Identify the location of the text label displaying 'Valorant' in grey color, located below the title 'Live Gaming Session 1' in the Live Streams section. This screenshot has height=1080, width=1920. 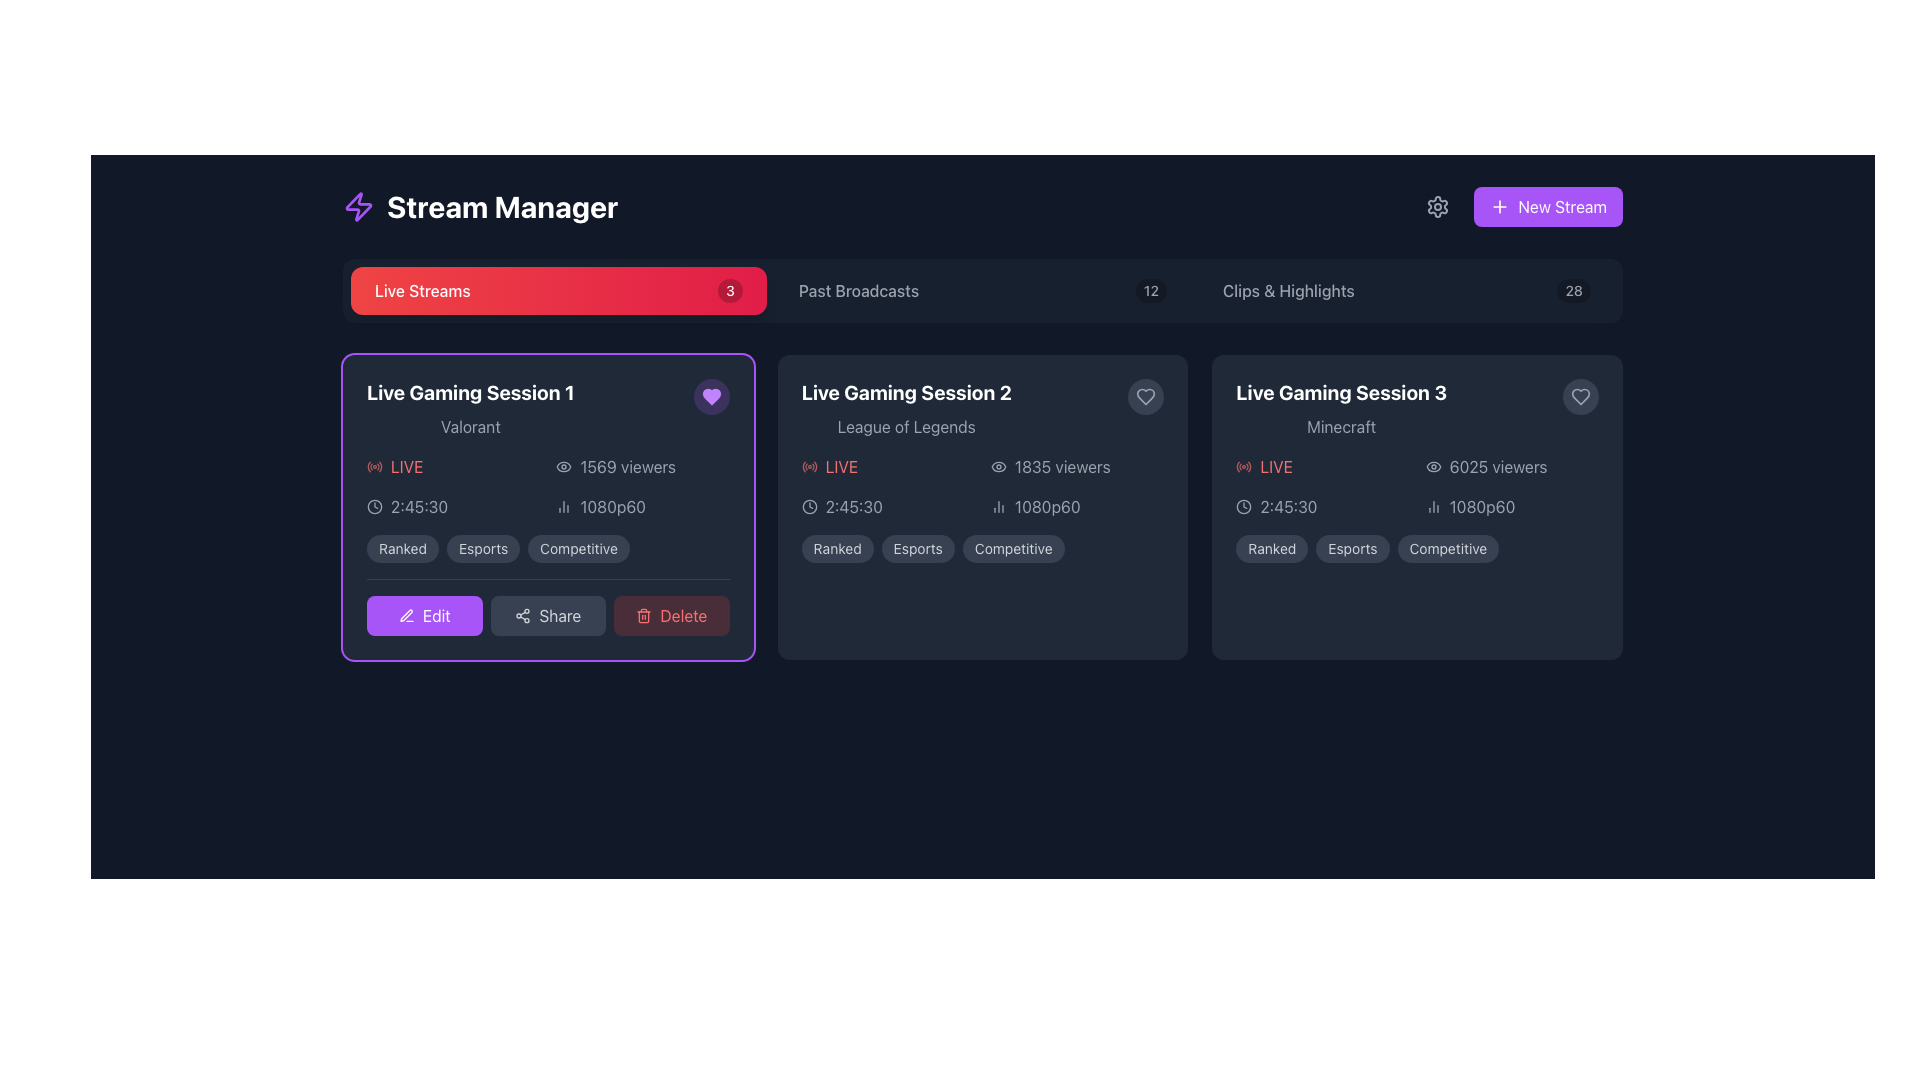
(469, 426).